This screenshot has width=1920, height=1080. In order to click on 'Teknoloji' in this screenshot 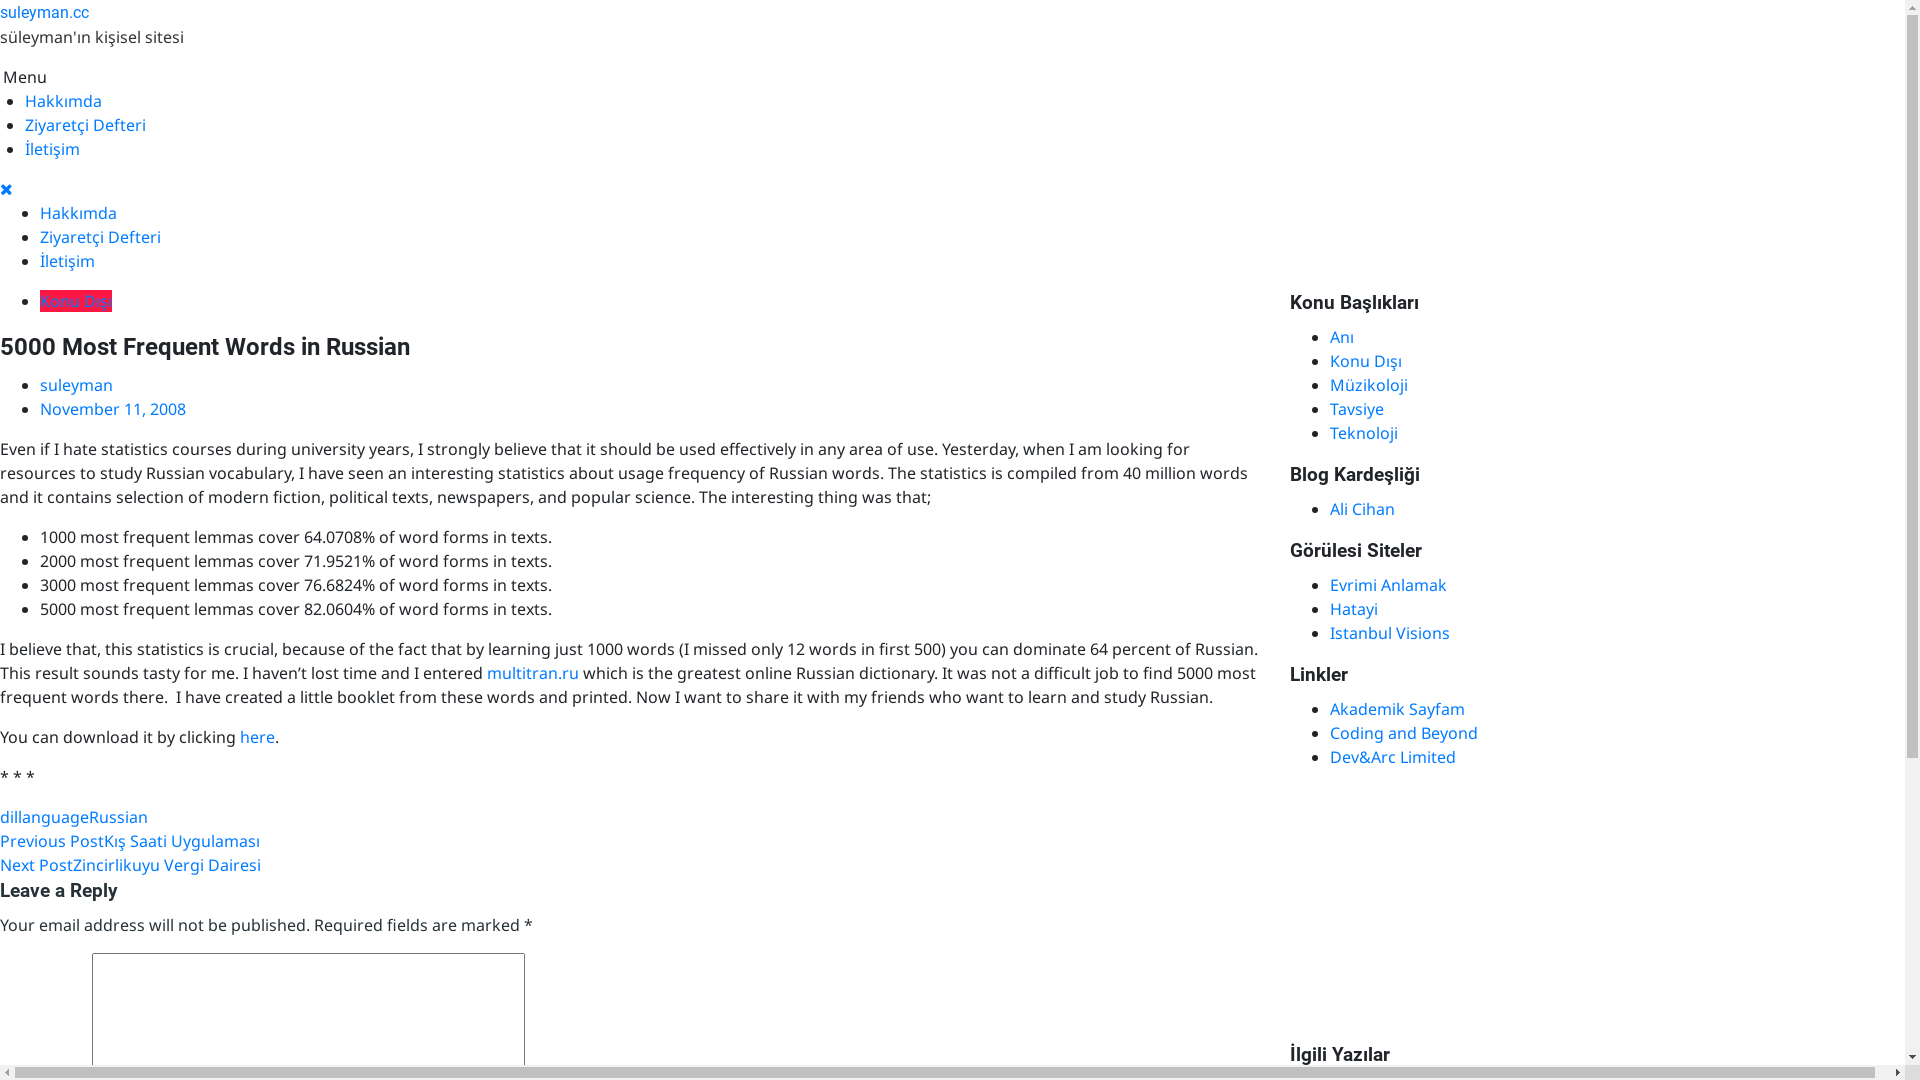, I will do `click(1362, 431)`.